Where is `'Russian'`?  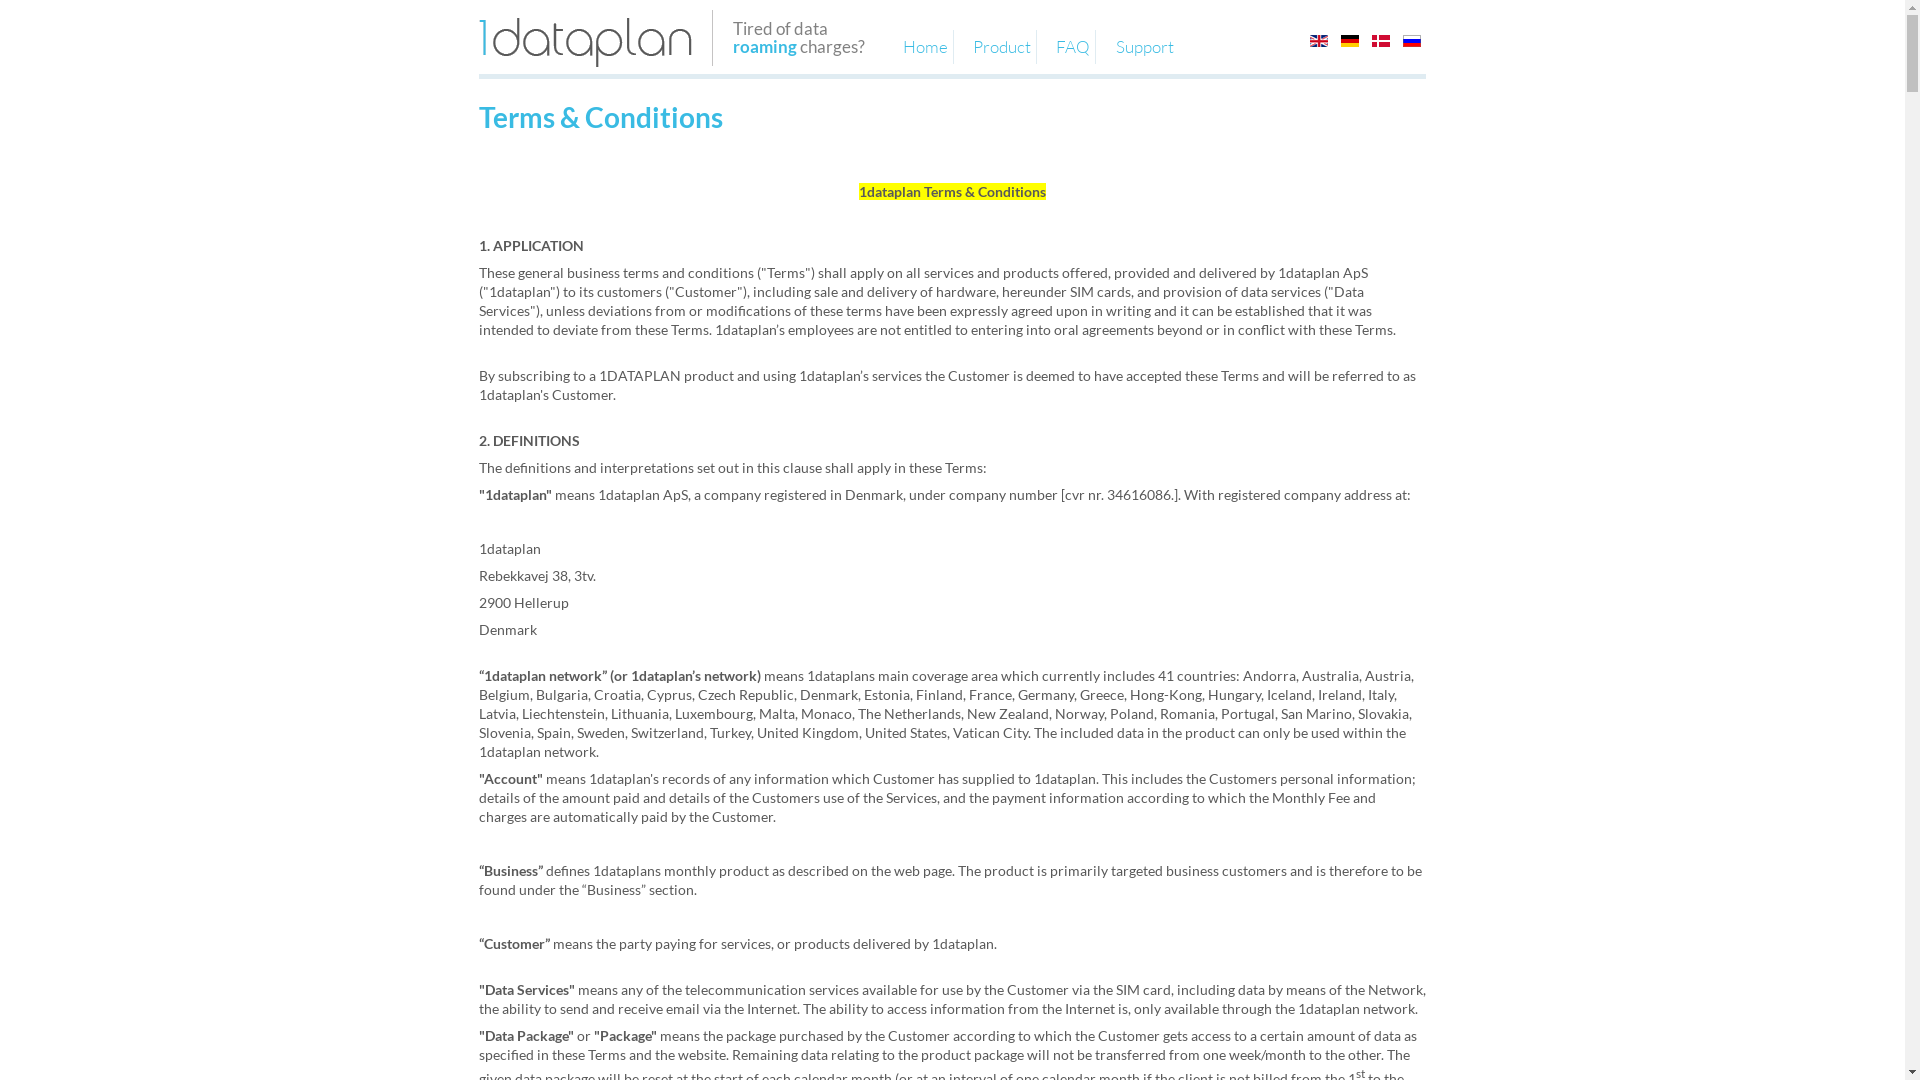 'Russian' is located at coordinates (1410, 41).